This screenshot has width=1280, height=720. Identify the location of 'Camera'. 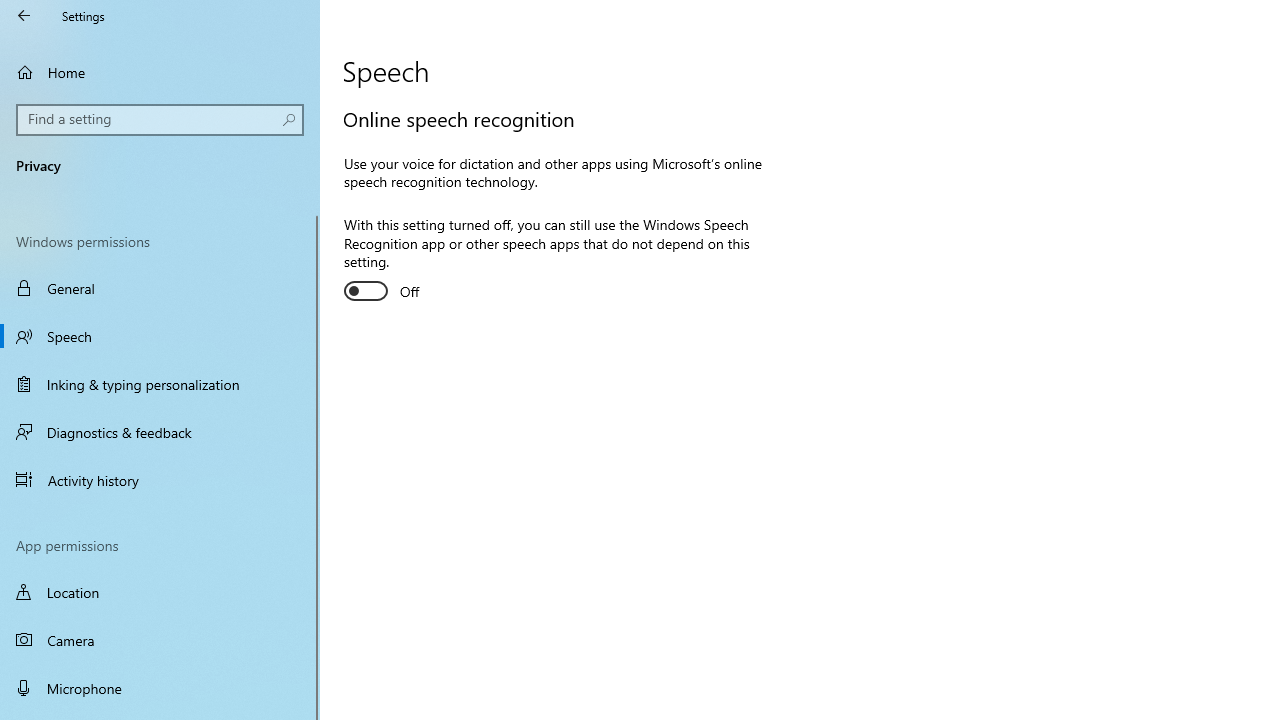
(160, 640).